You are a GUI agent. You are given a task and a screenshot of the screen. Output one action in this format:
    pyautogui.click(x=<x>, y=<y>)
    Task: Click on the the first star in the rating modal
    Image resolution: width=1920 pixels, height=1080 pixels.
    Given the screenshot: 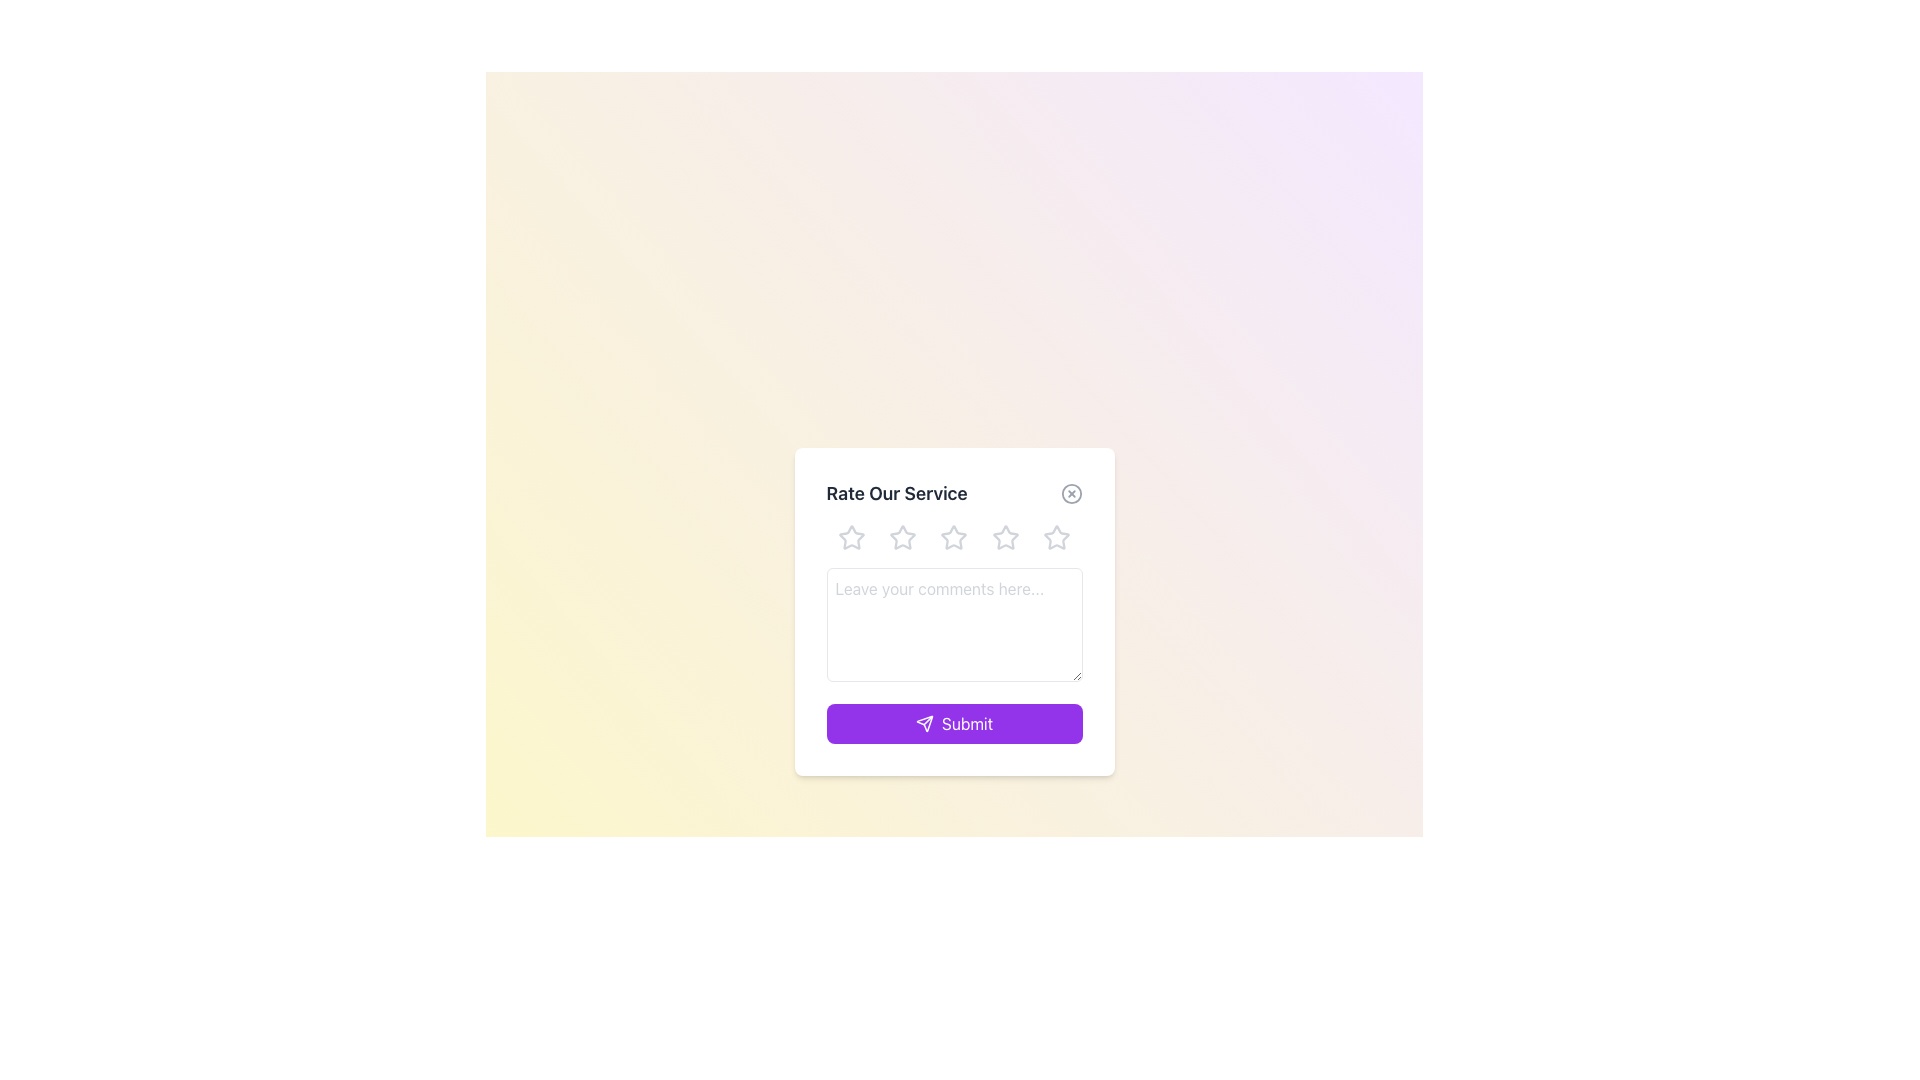 What is the action you would take?
    pyautogui.click(x=852, y=536)
    